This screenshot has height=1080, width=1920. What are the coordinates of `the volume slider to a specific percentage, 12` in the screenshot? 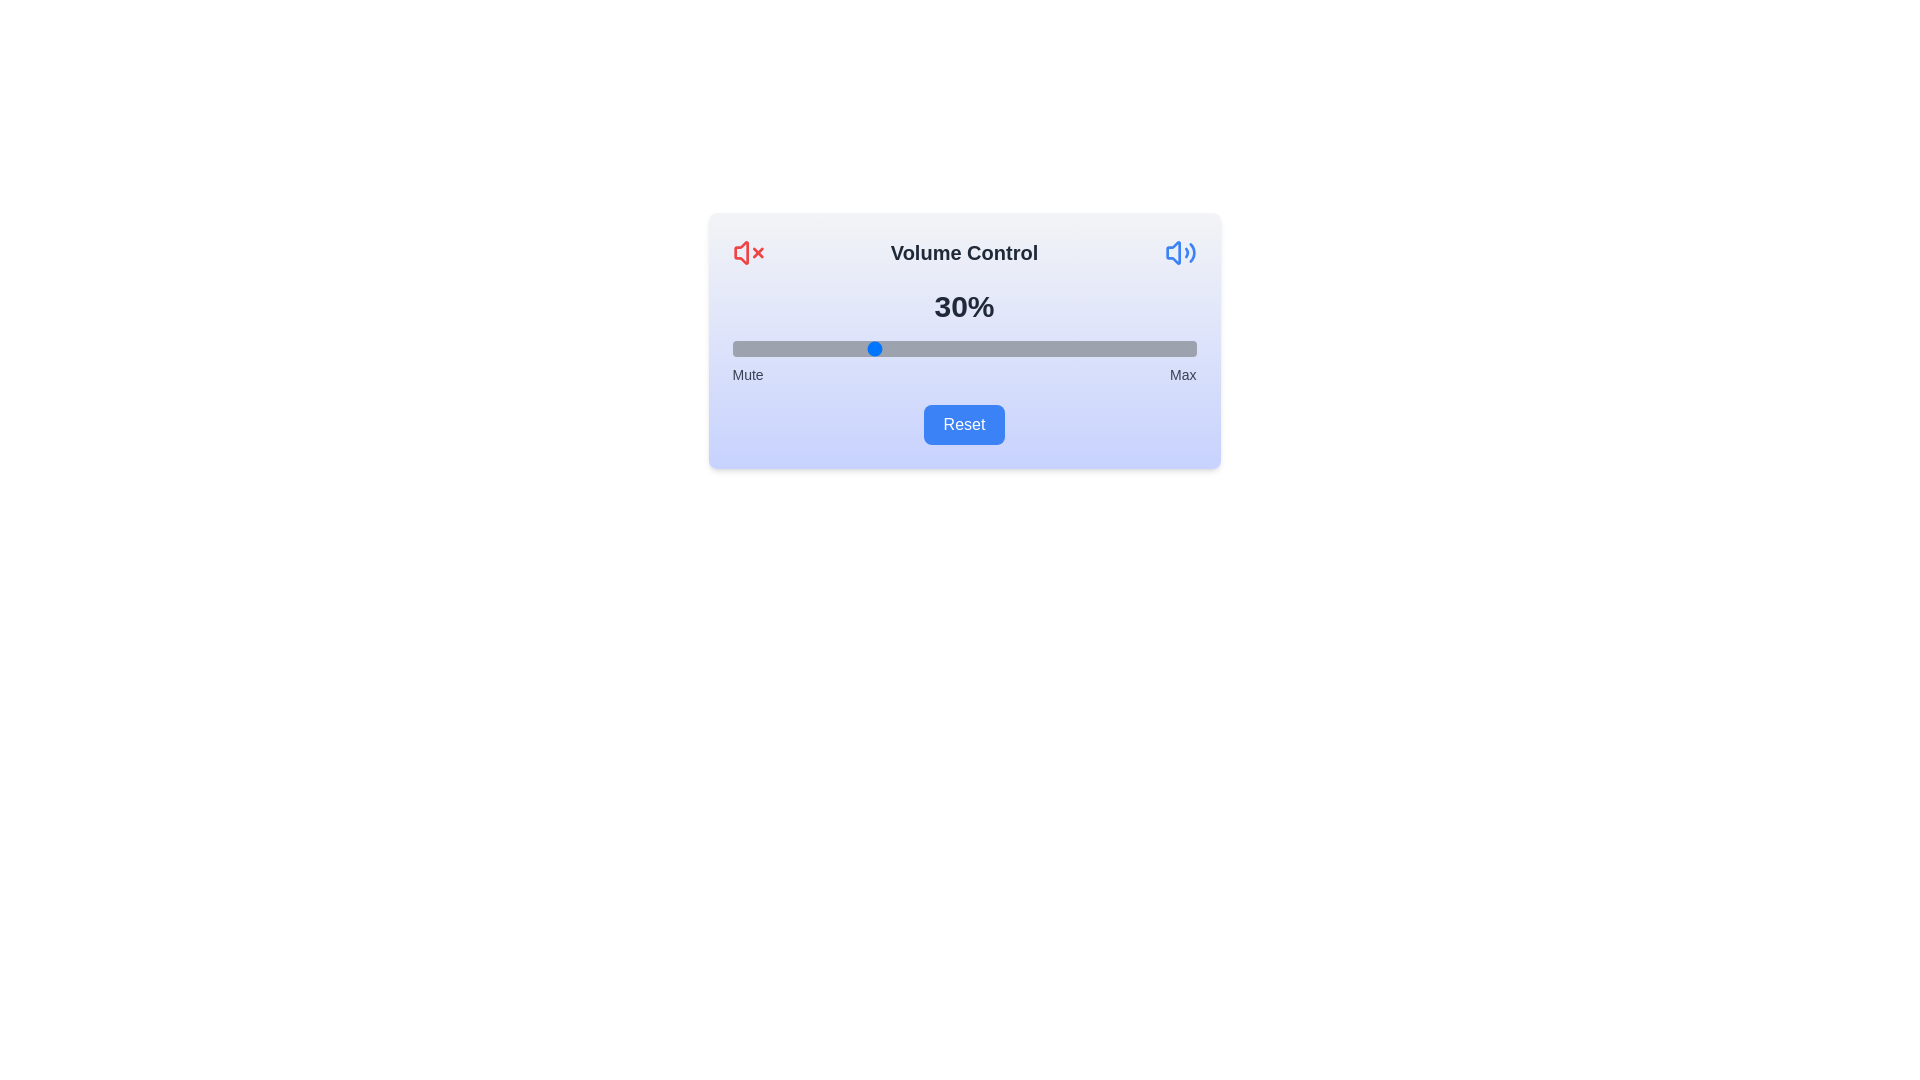 It's located at (787, 347).